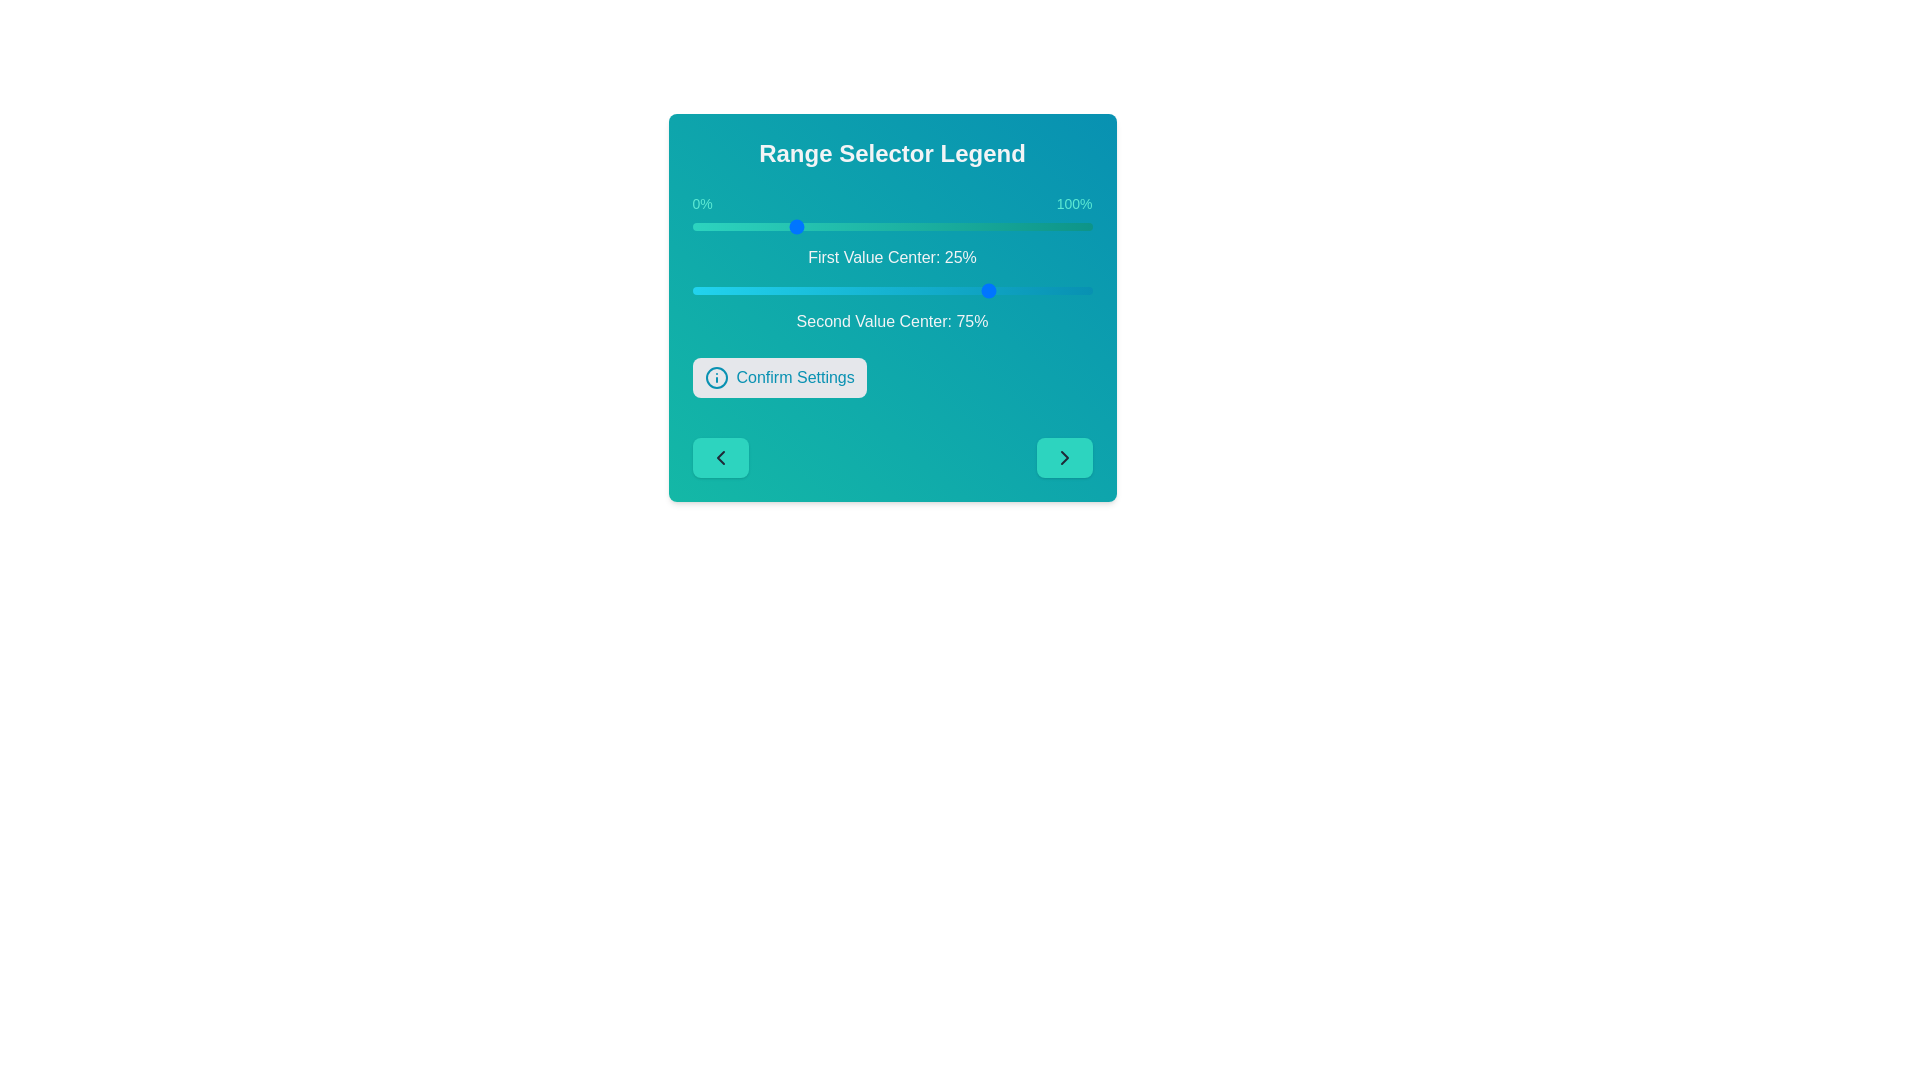  I want to click on the slider value, so click(739, 226).